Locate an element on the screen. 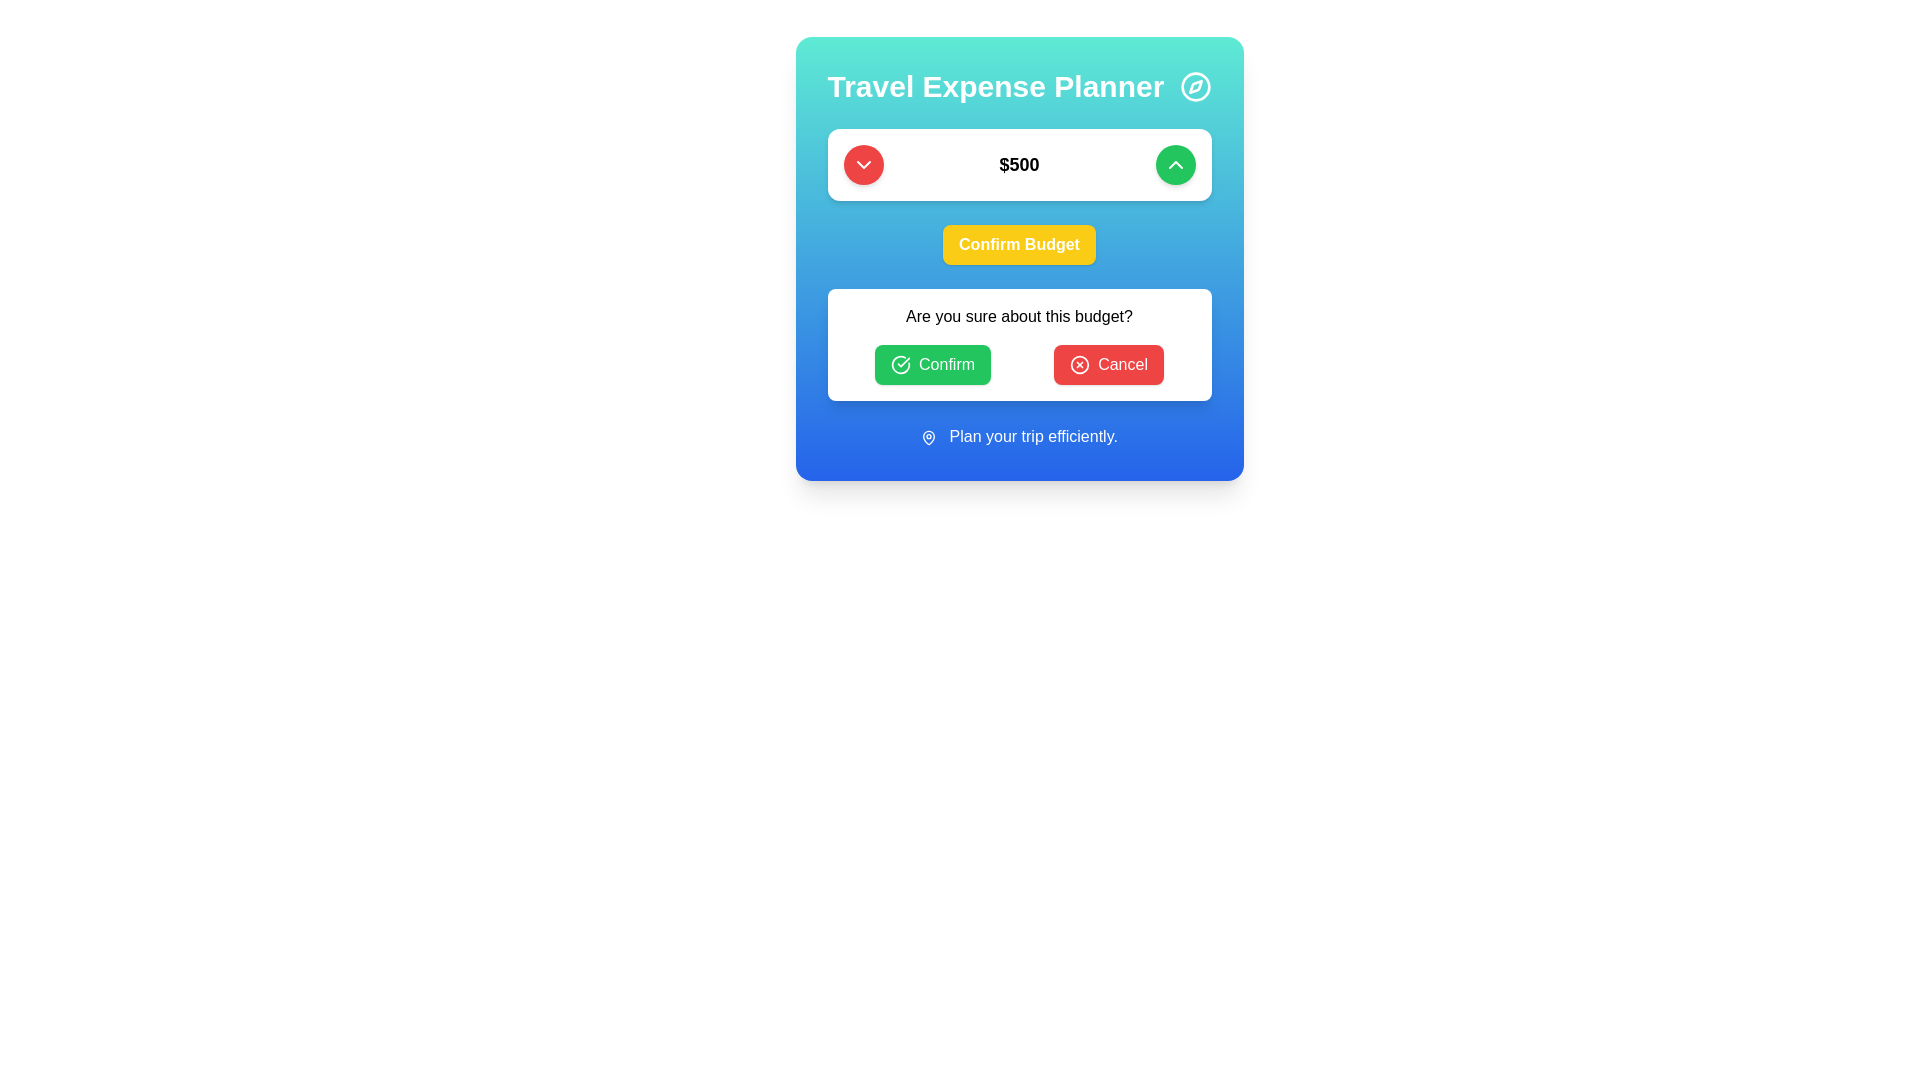  the circular red icon with a white cross inside it, which represents cancellation, located to the left of the 'Cancel' button in the confirmation dialogue box is located at coordinates (1079, 365).